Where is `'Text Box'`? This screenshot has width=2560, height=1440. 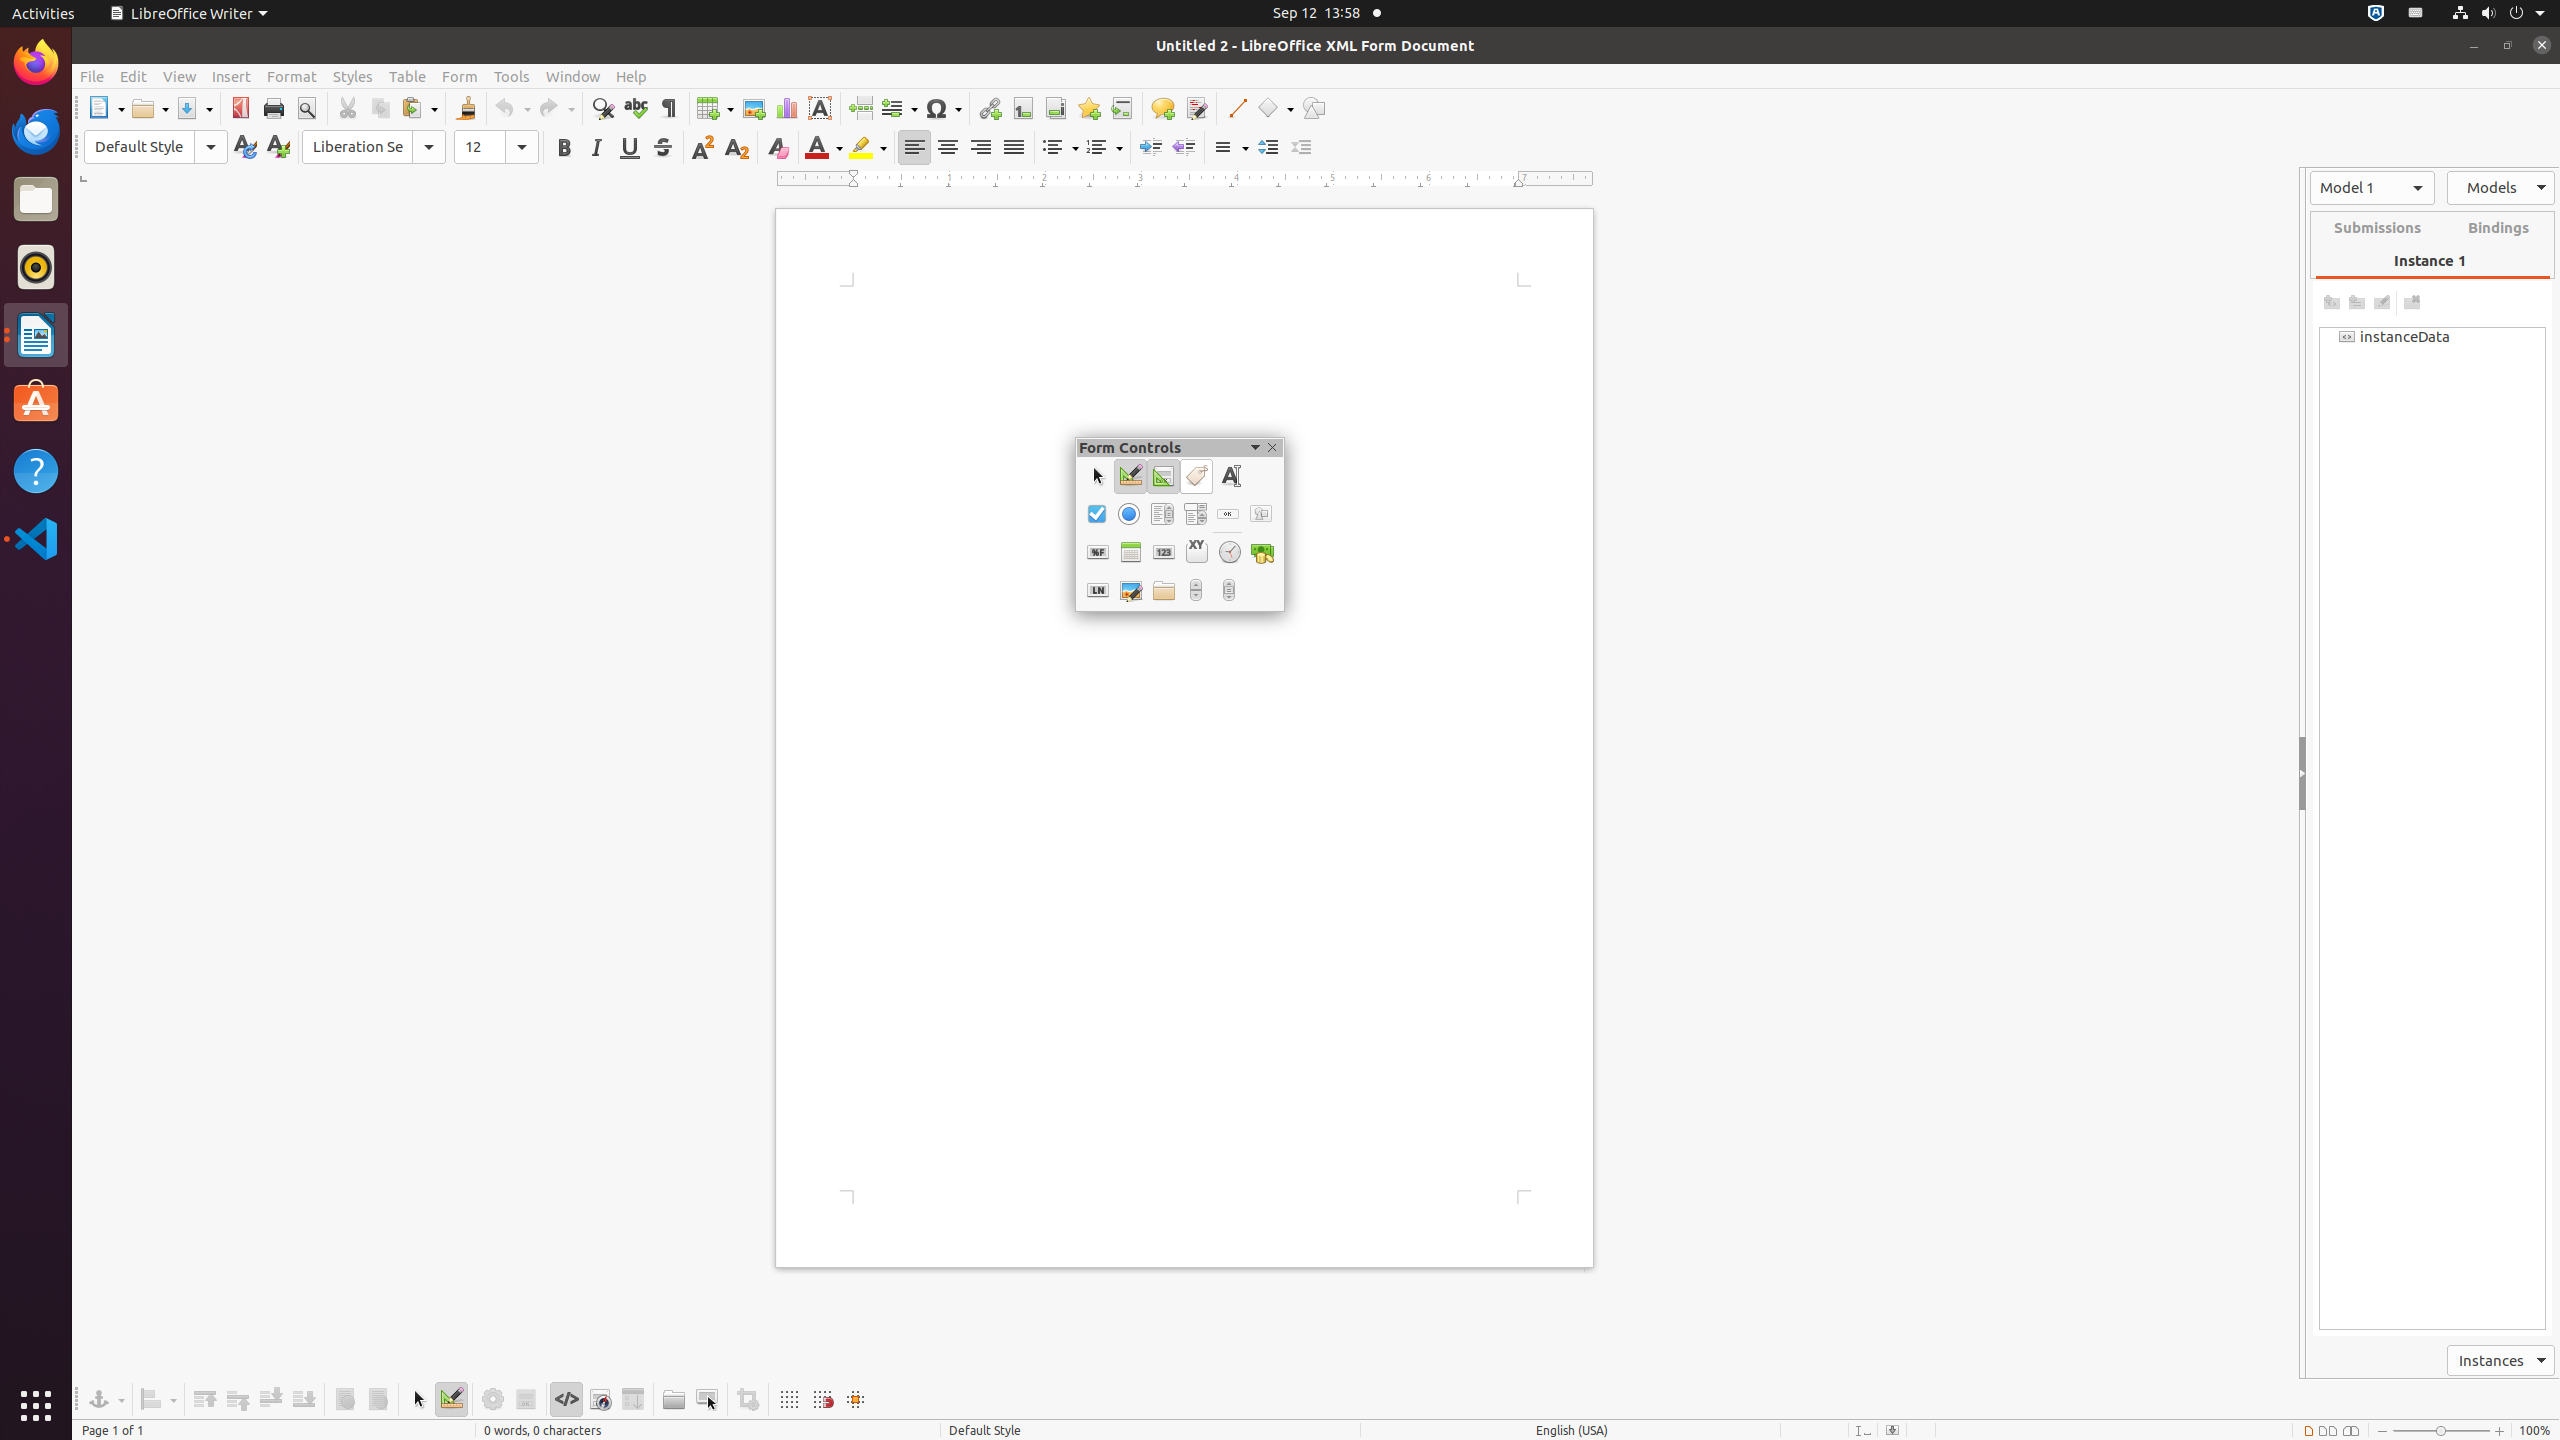 'Text Box' is located at coordinates (1228, 475).